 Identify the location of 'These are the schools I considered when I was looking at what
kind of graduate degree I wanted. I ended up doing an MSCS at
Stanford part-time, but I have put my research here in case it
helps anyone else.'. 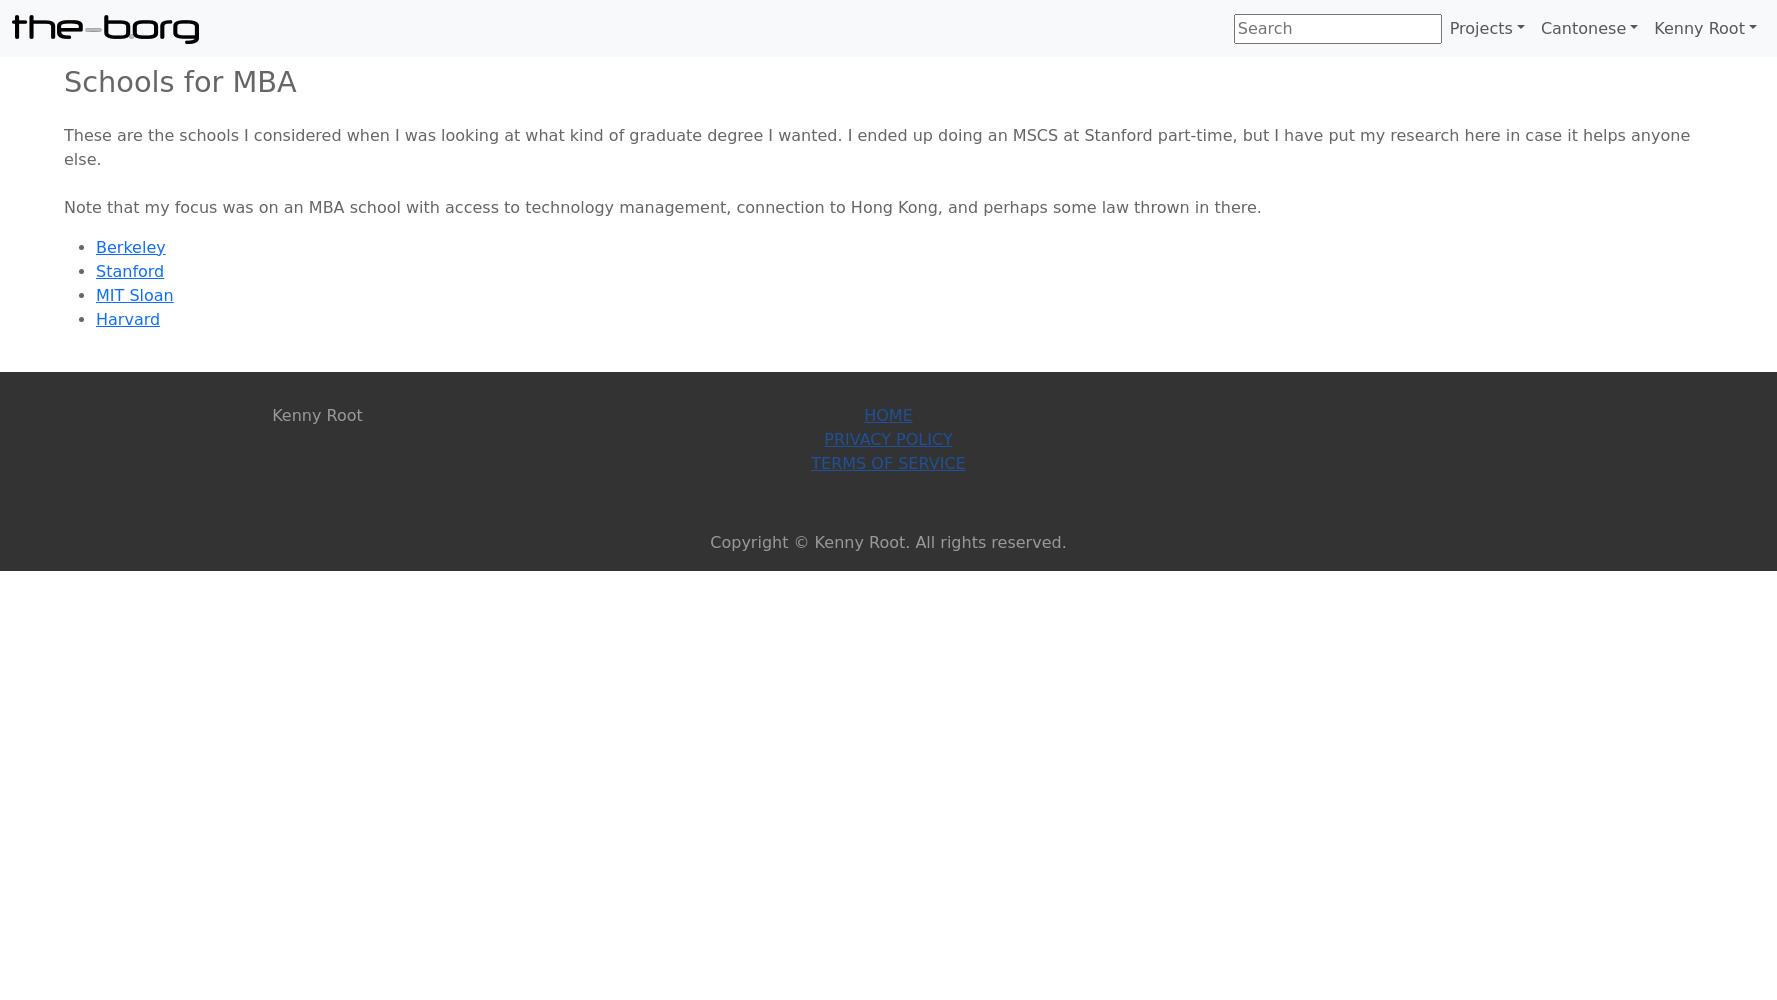
(875, 146).